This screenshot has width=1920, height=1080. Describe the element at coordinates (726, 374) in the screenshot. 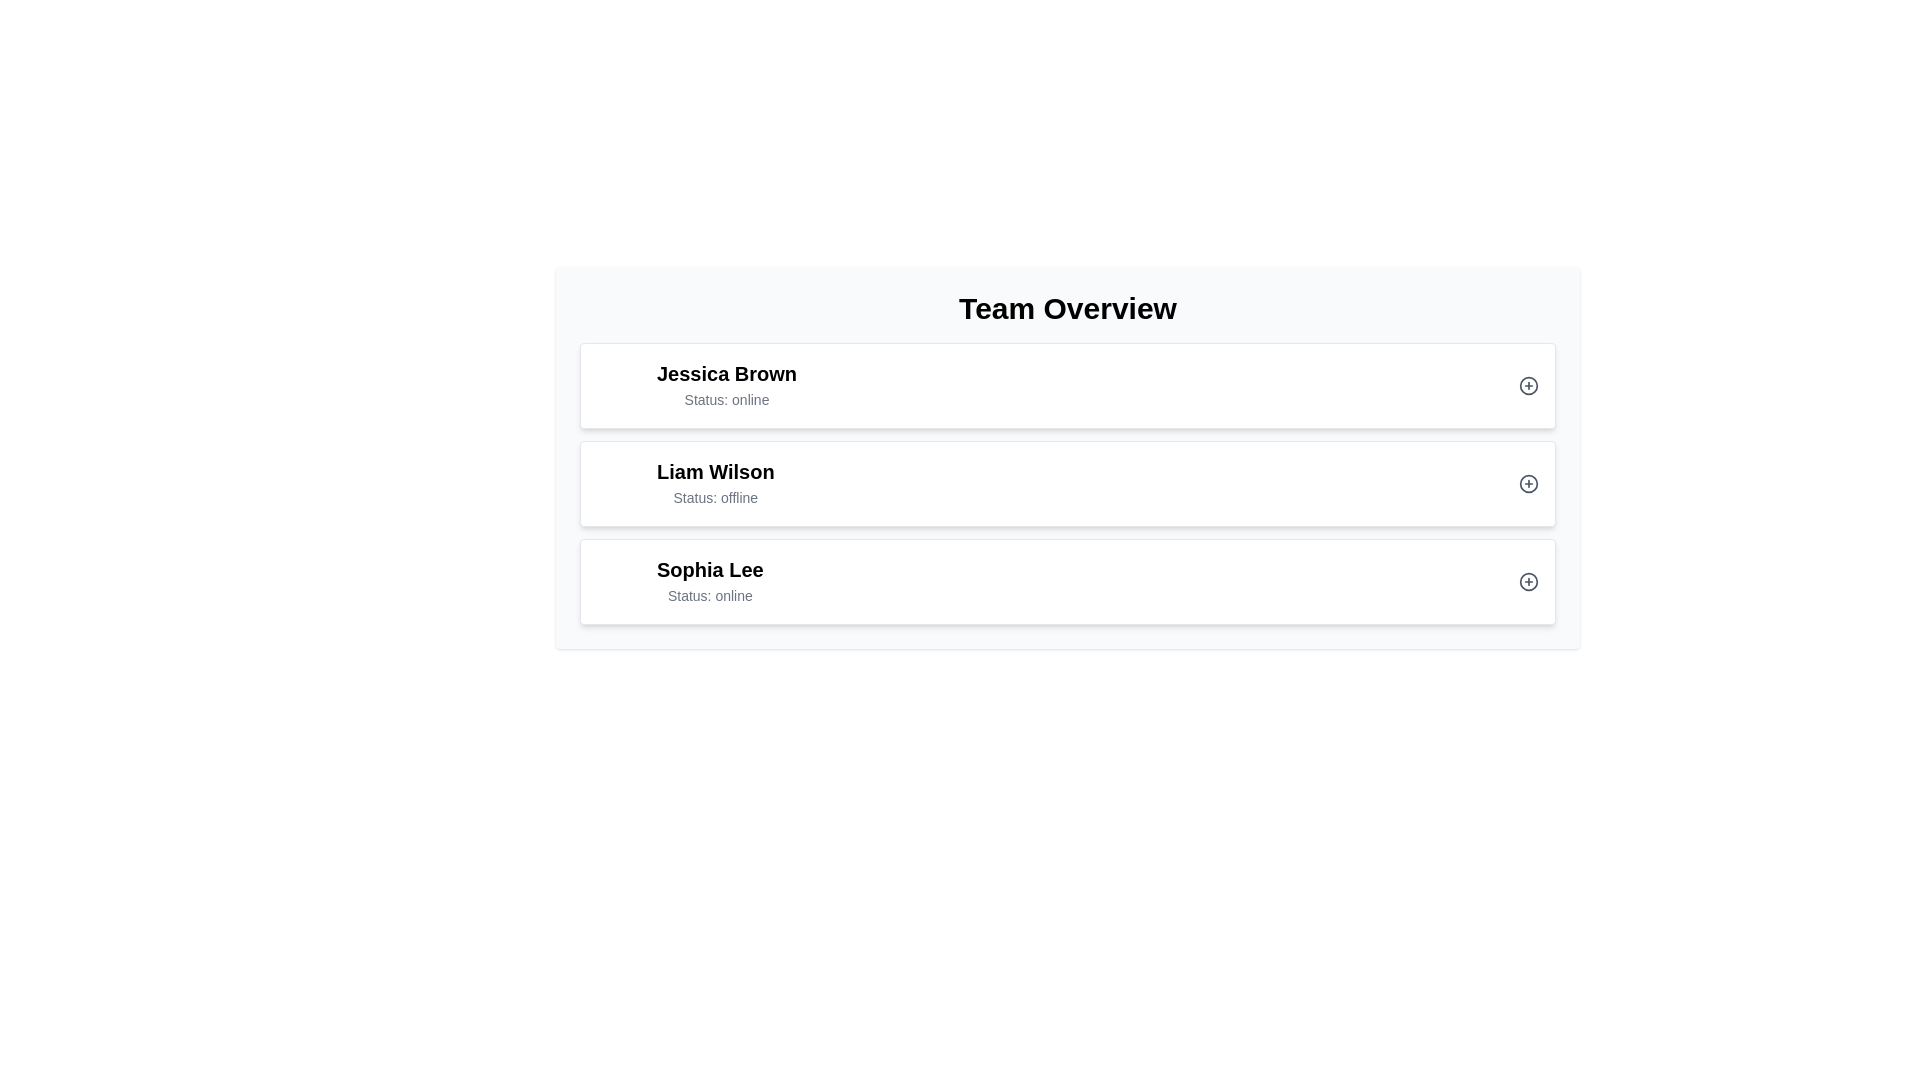

I see `the text label displaying 'Jessica Brown'` at that location.